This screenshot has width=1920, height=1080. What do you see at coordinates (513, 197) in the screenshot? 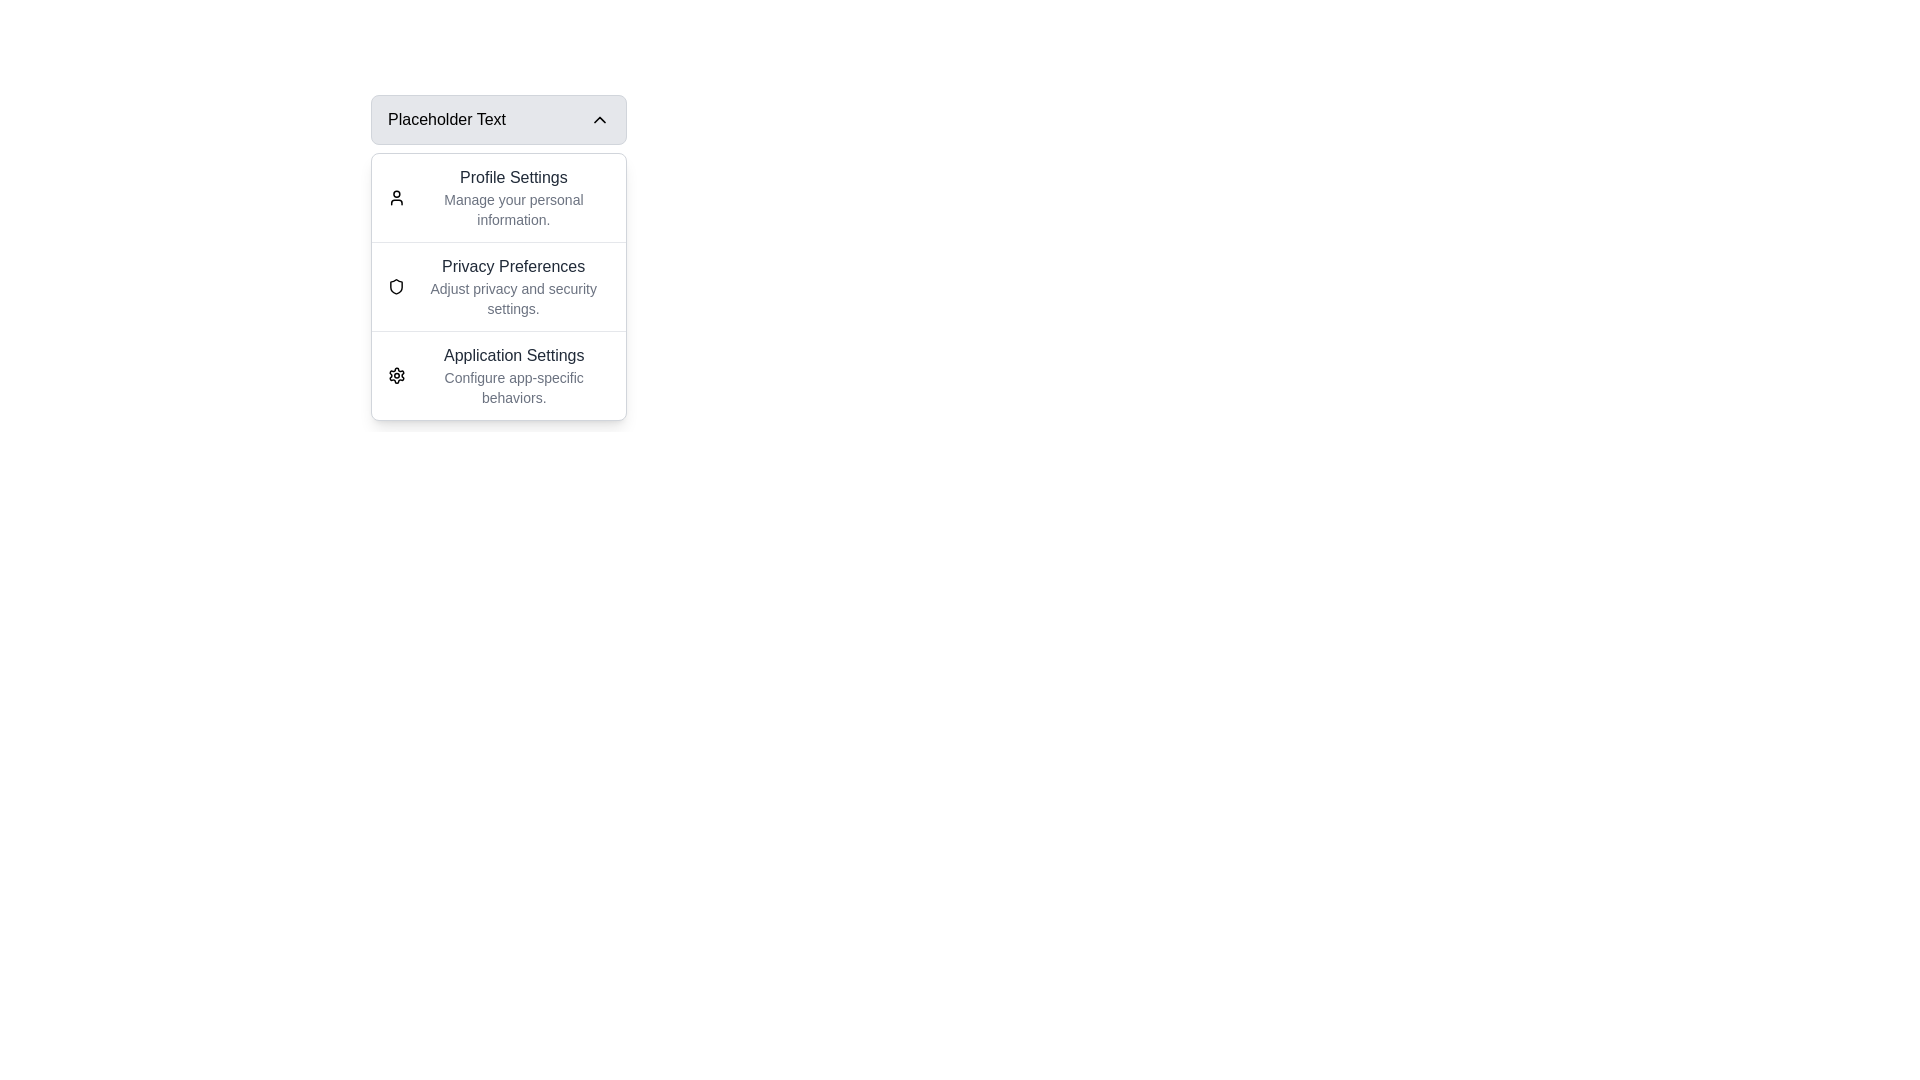
I see `the 'Profile Settings' text block, which features a larger bold title and a smaller description` at bounding box center [513, 197].